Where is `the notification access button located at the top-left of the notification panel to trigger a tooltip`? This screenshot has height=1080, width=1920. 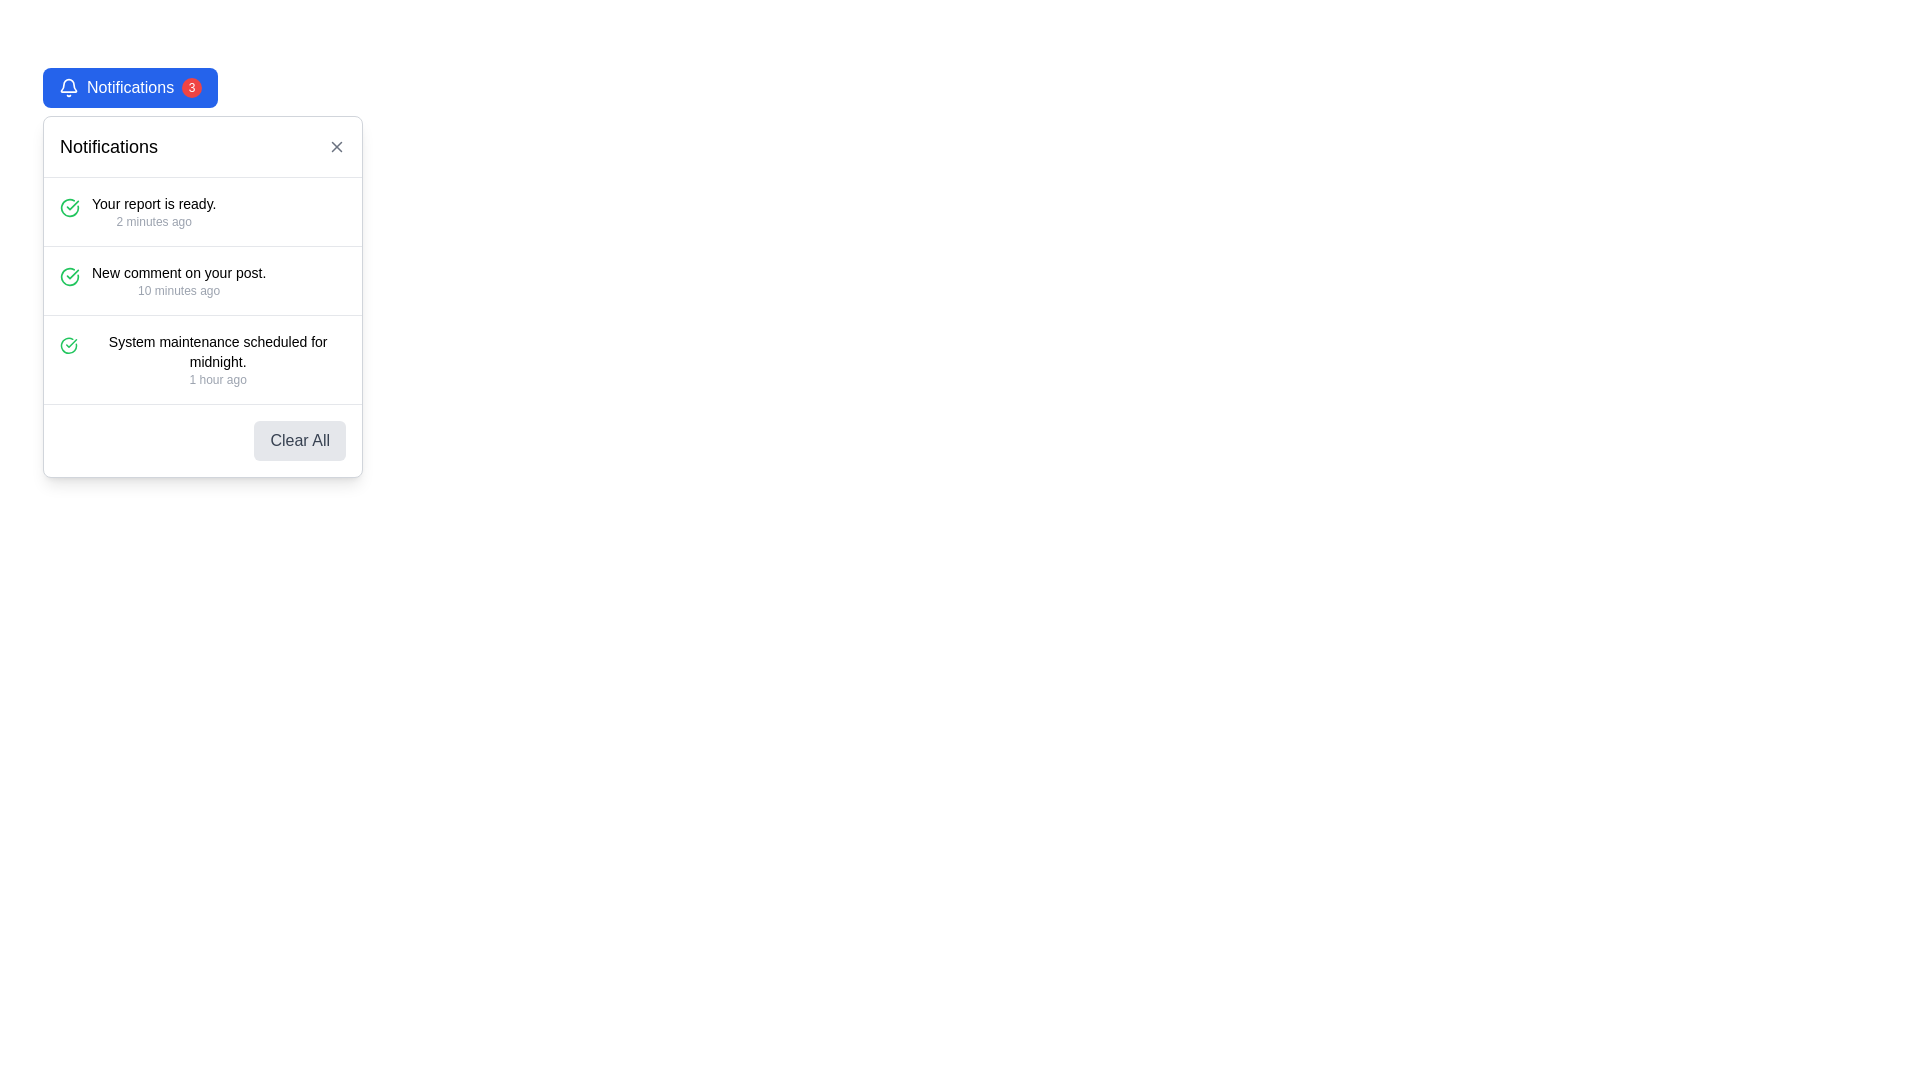
the notification access button located at the top-left of the notification panel to trigger a tooltip is located at coordinates (129, 87).